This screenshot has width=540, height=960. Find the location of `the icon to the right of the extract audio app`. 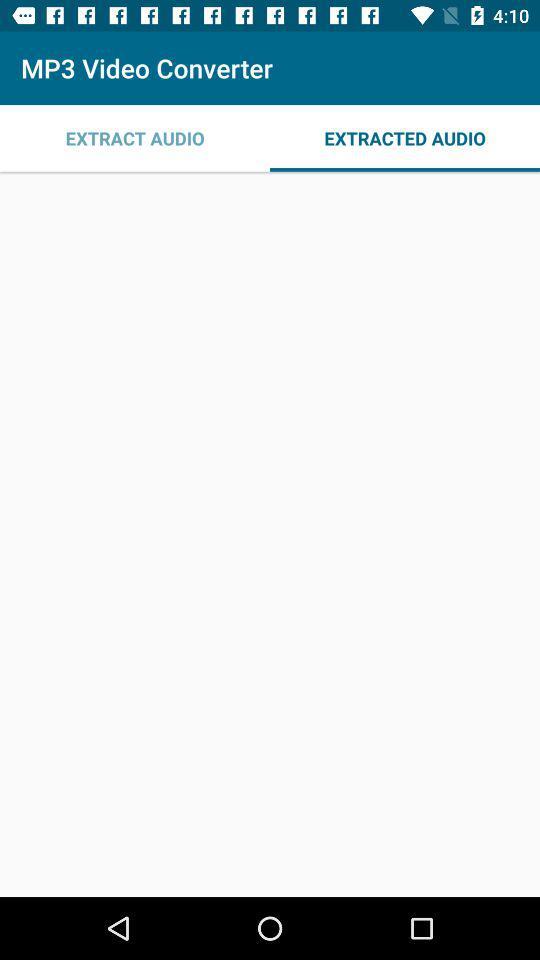

the icon to the right of the extract audio app is located at coordinates (405, 137).